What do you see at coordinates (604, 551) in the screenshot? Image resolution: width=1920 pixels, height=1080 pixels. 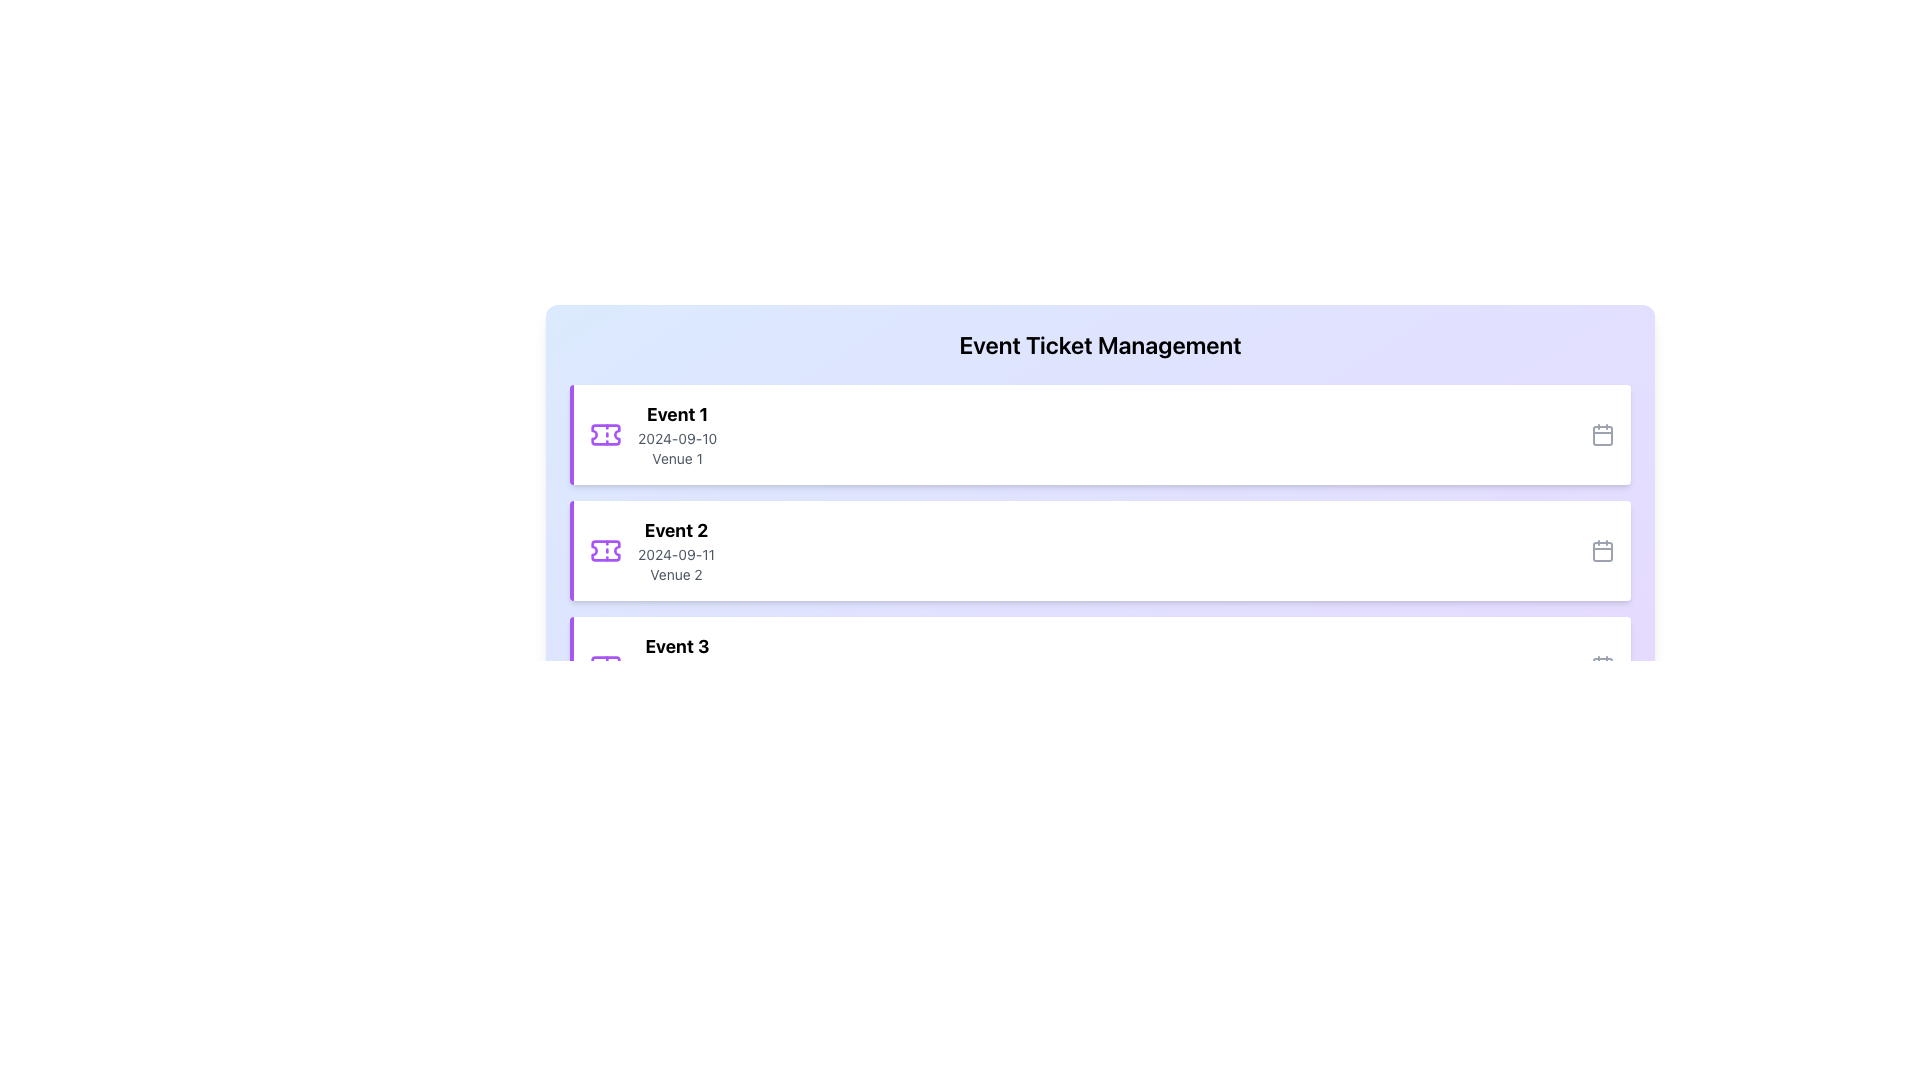 I see `the event ticket icon located to the left of the 'Event 2' text` at bounding box center [604, 551].